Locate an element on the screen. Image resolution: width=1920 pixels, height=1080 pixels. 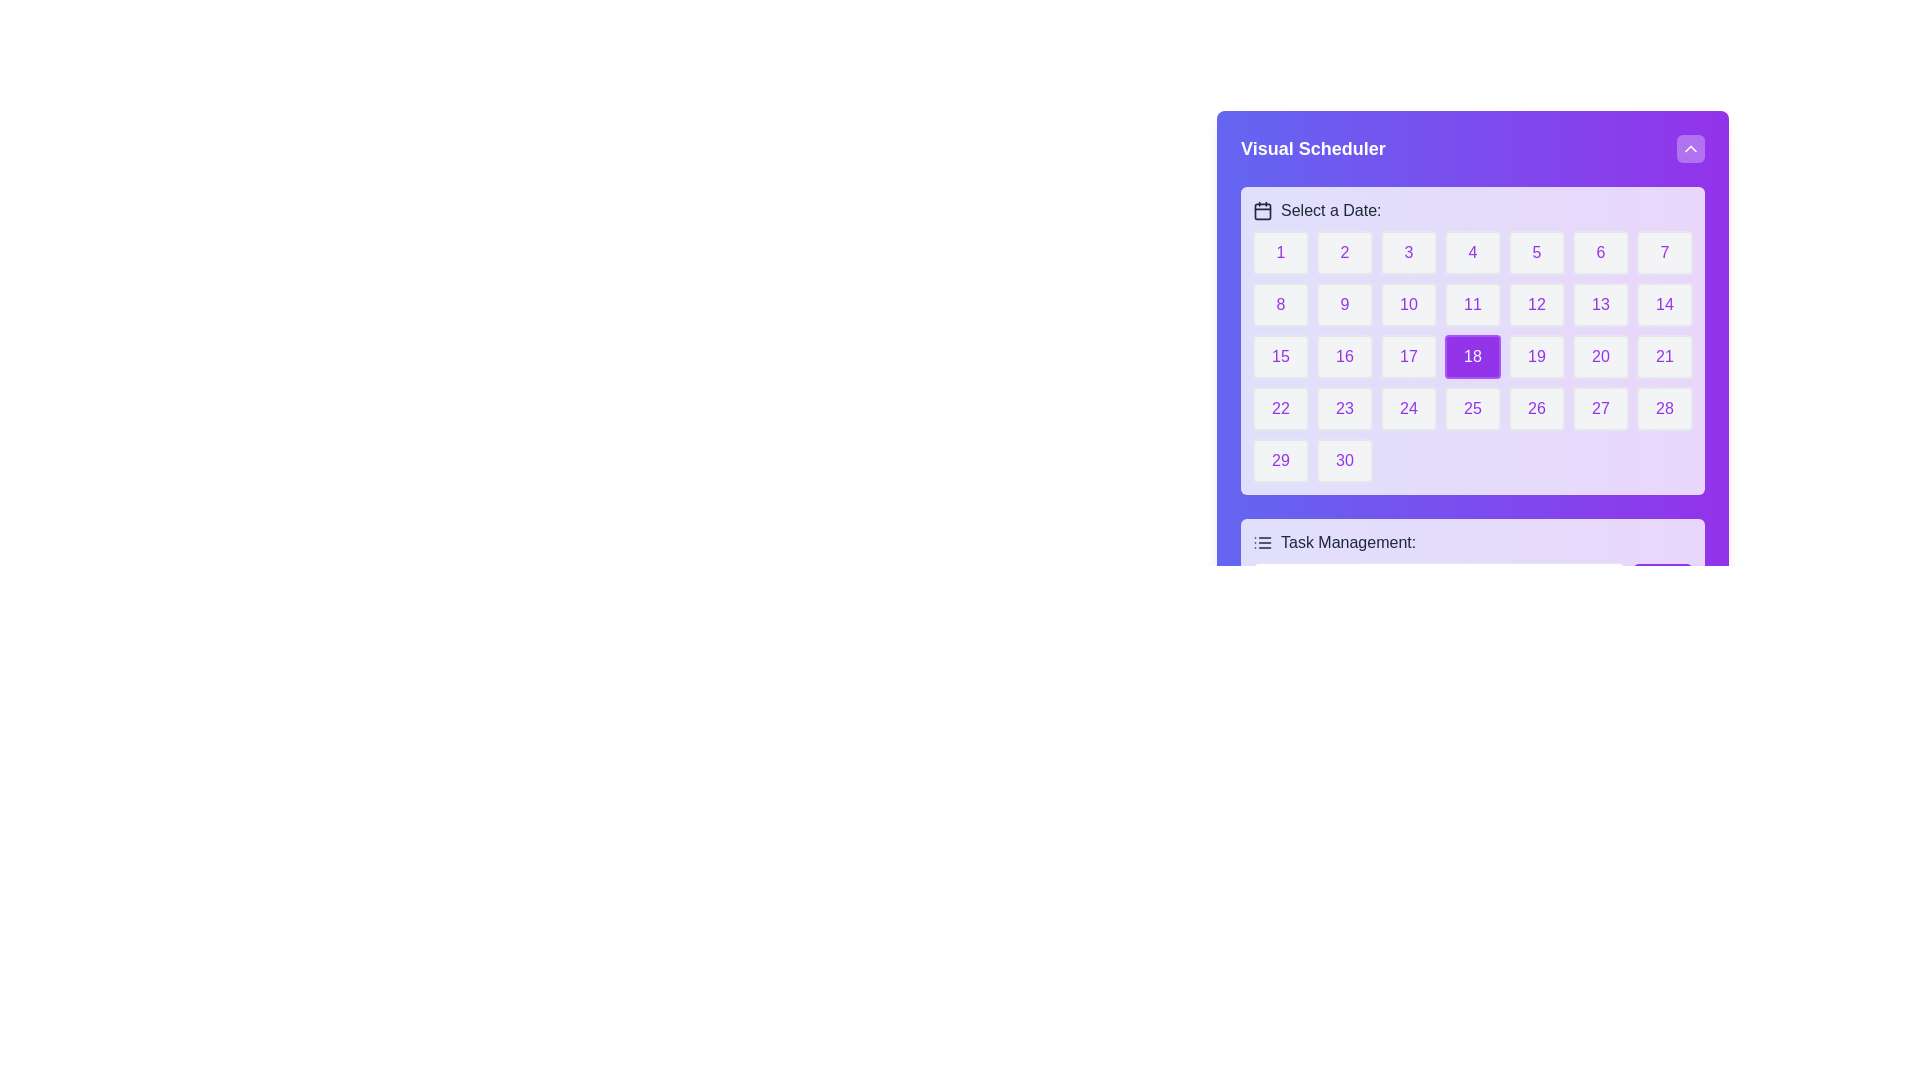
the button displaying the number '28' with purple text, located in the fourth row and seventh column of the date selection grid in the 'Visual Scheduler' panel is located at coordinates (1665, 407).